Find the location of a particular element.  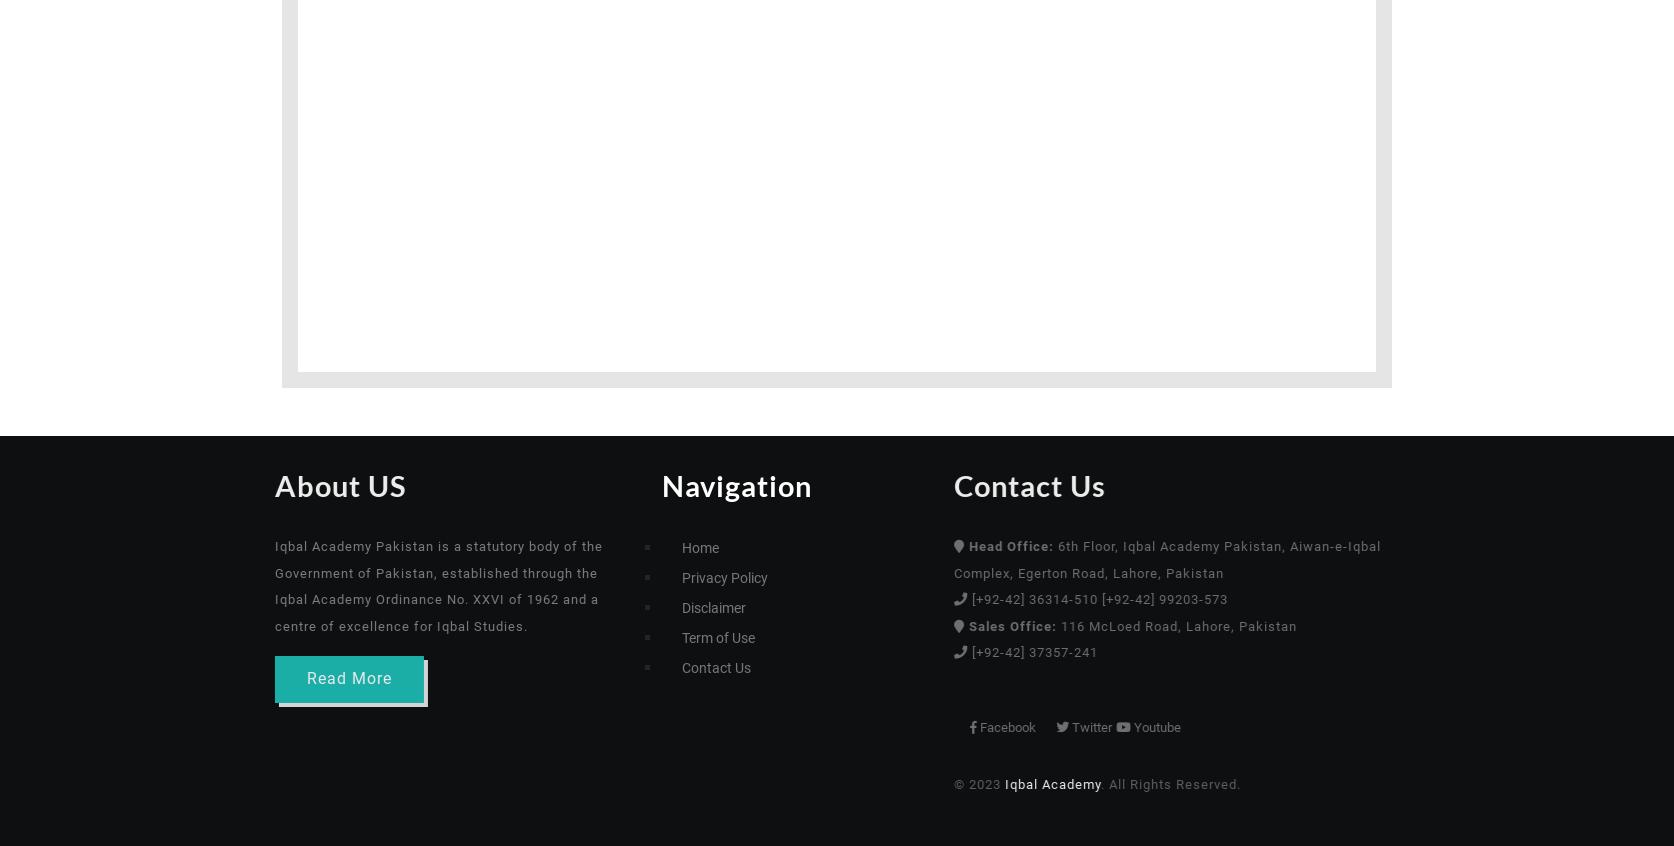

'[+92-42] 99203-573' is located at coordinates (1253, 598).